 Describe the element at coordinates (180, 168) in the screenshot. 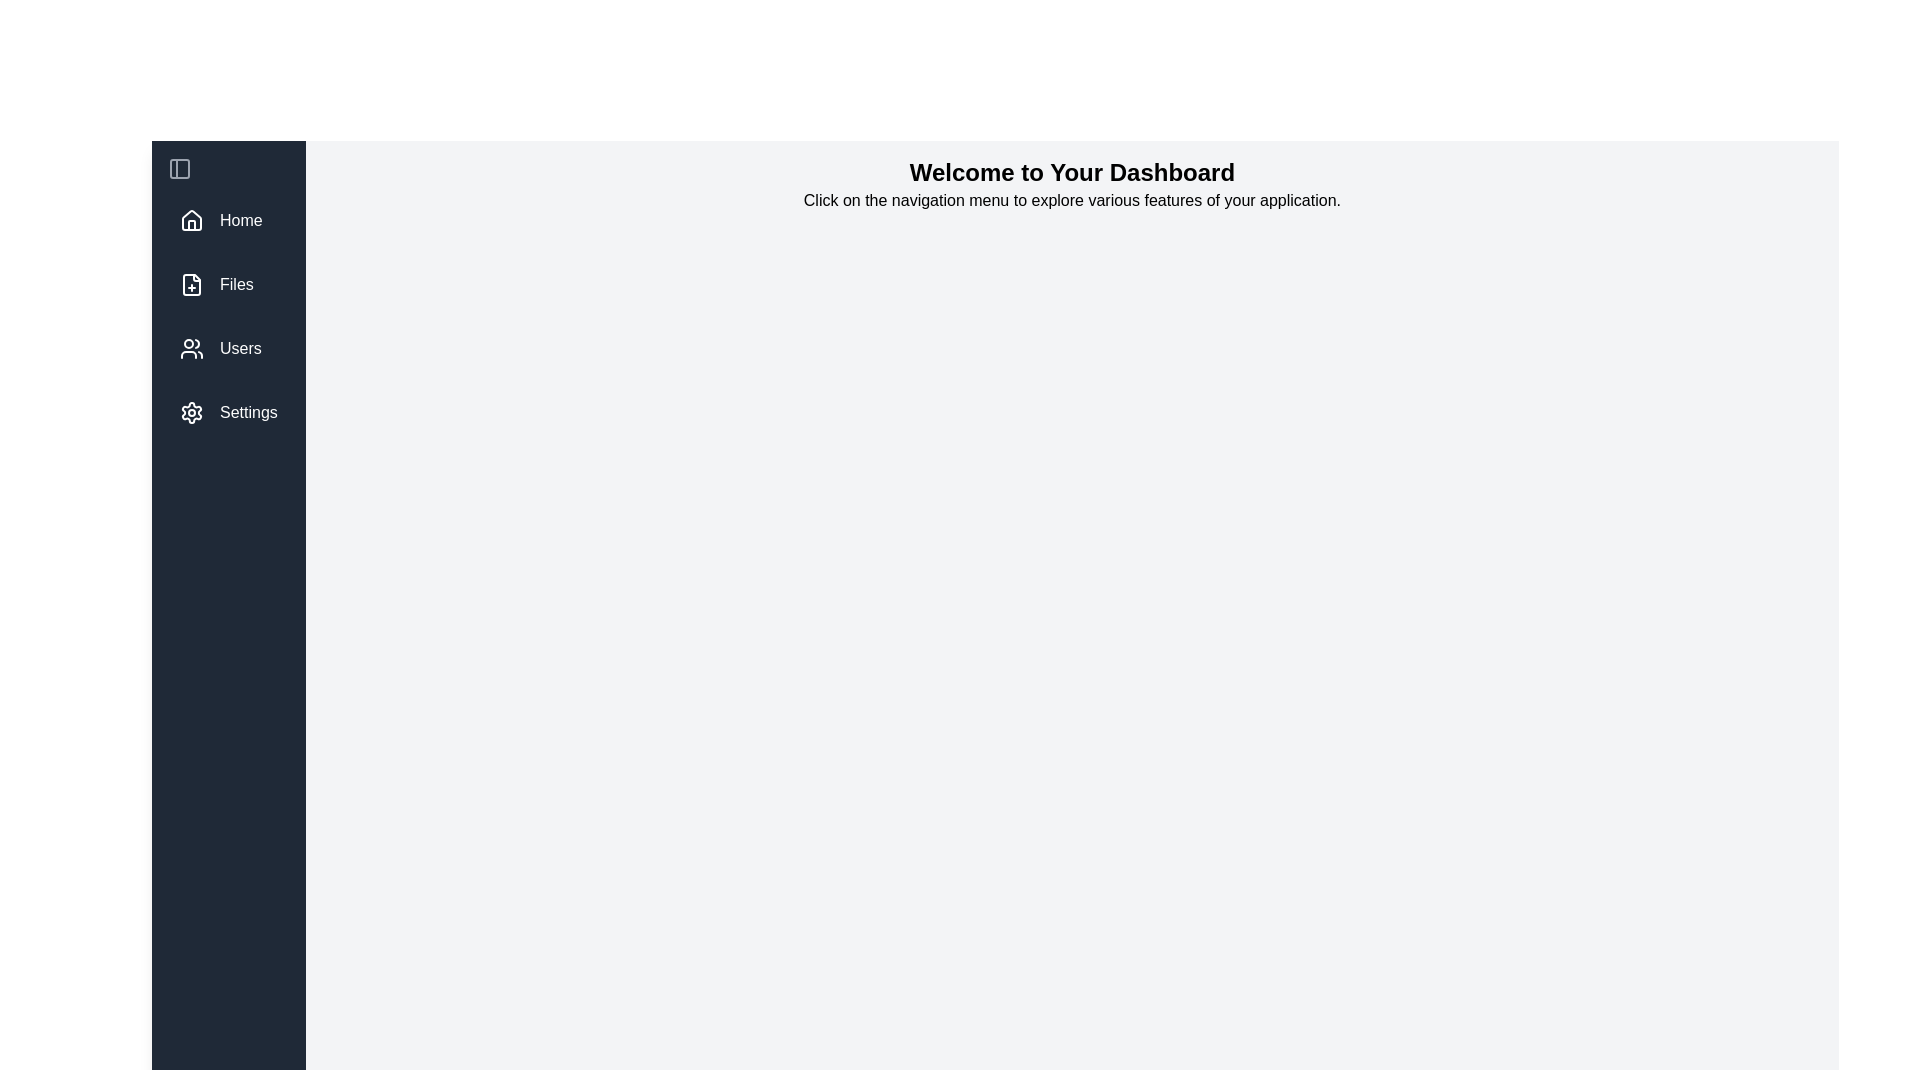

I see `the decorative rounded rectangle element in the top-left corner of the vertical navigation bar` at that location.